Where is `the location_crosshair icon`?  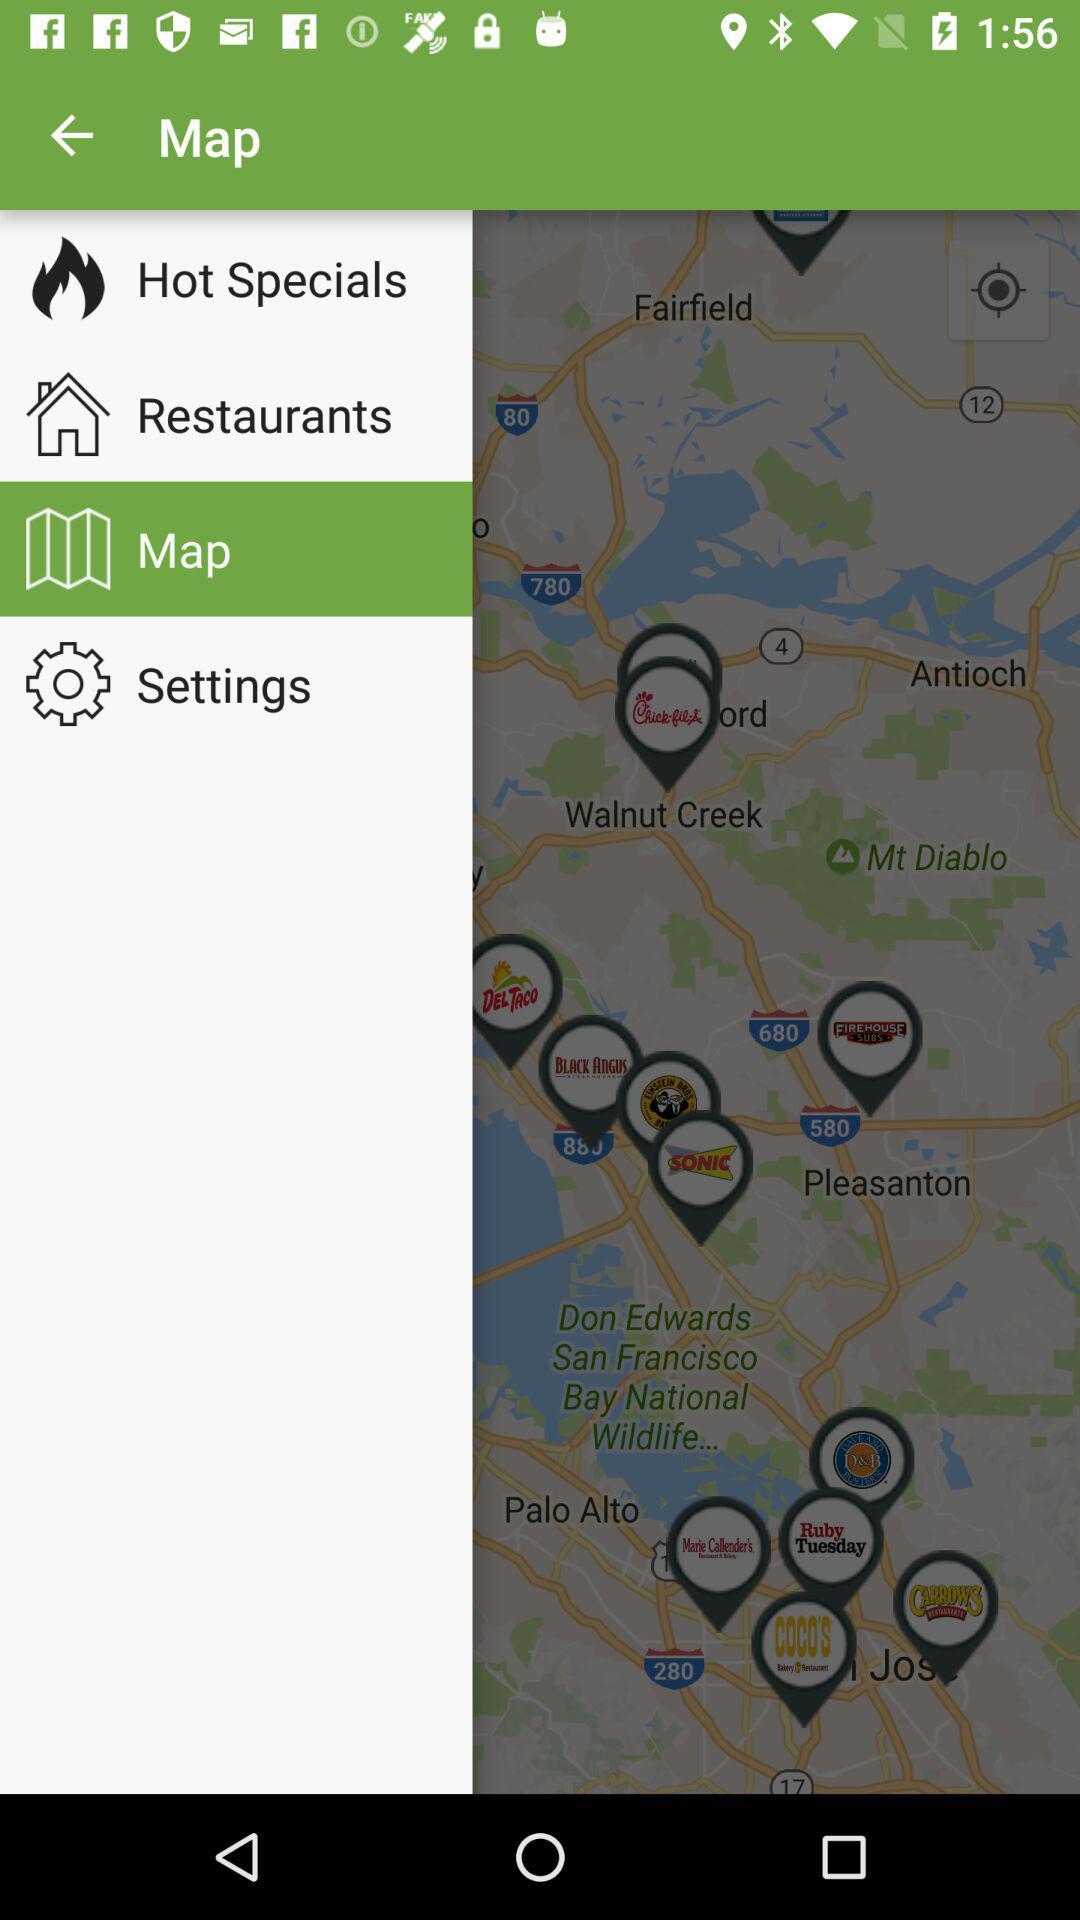
the location_crosshair icon is located at coordinates (998, 290).